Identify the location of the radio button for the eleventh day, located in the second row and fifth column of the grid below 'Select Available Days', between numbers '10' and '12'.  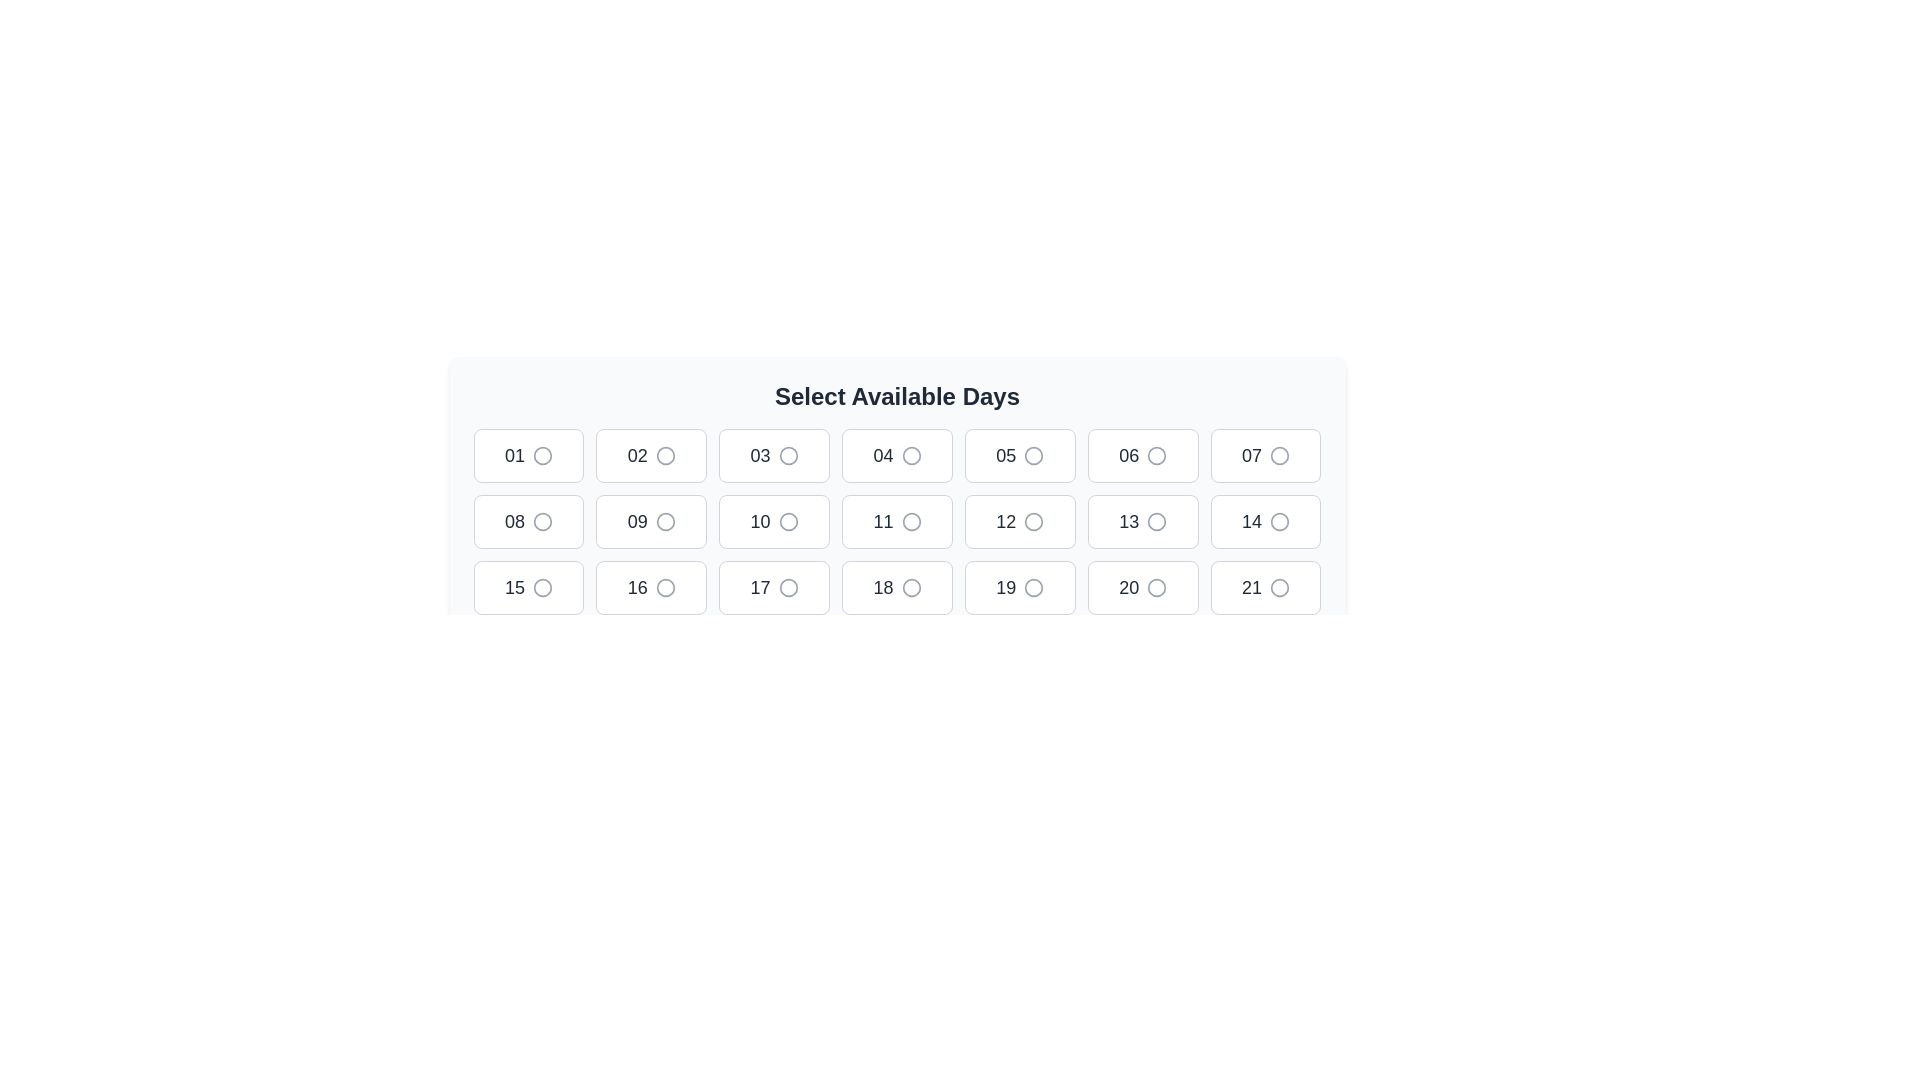
(910, 520).